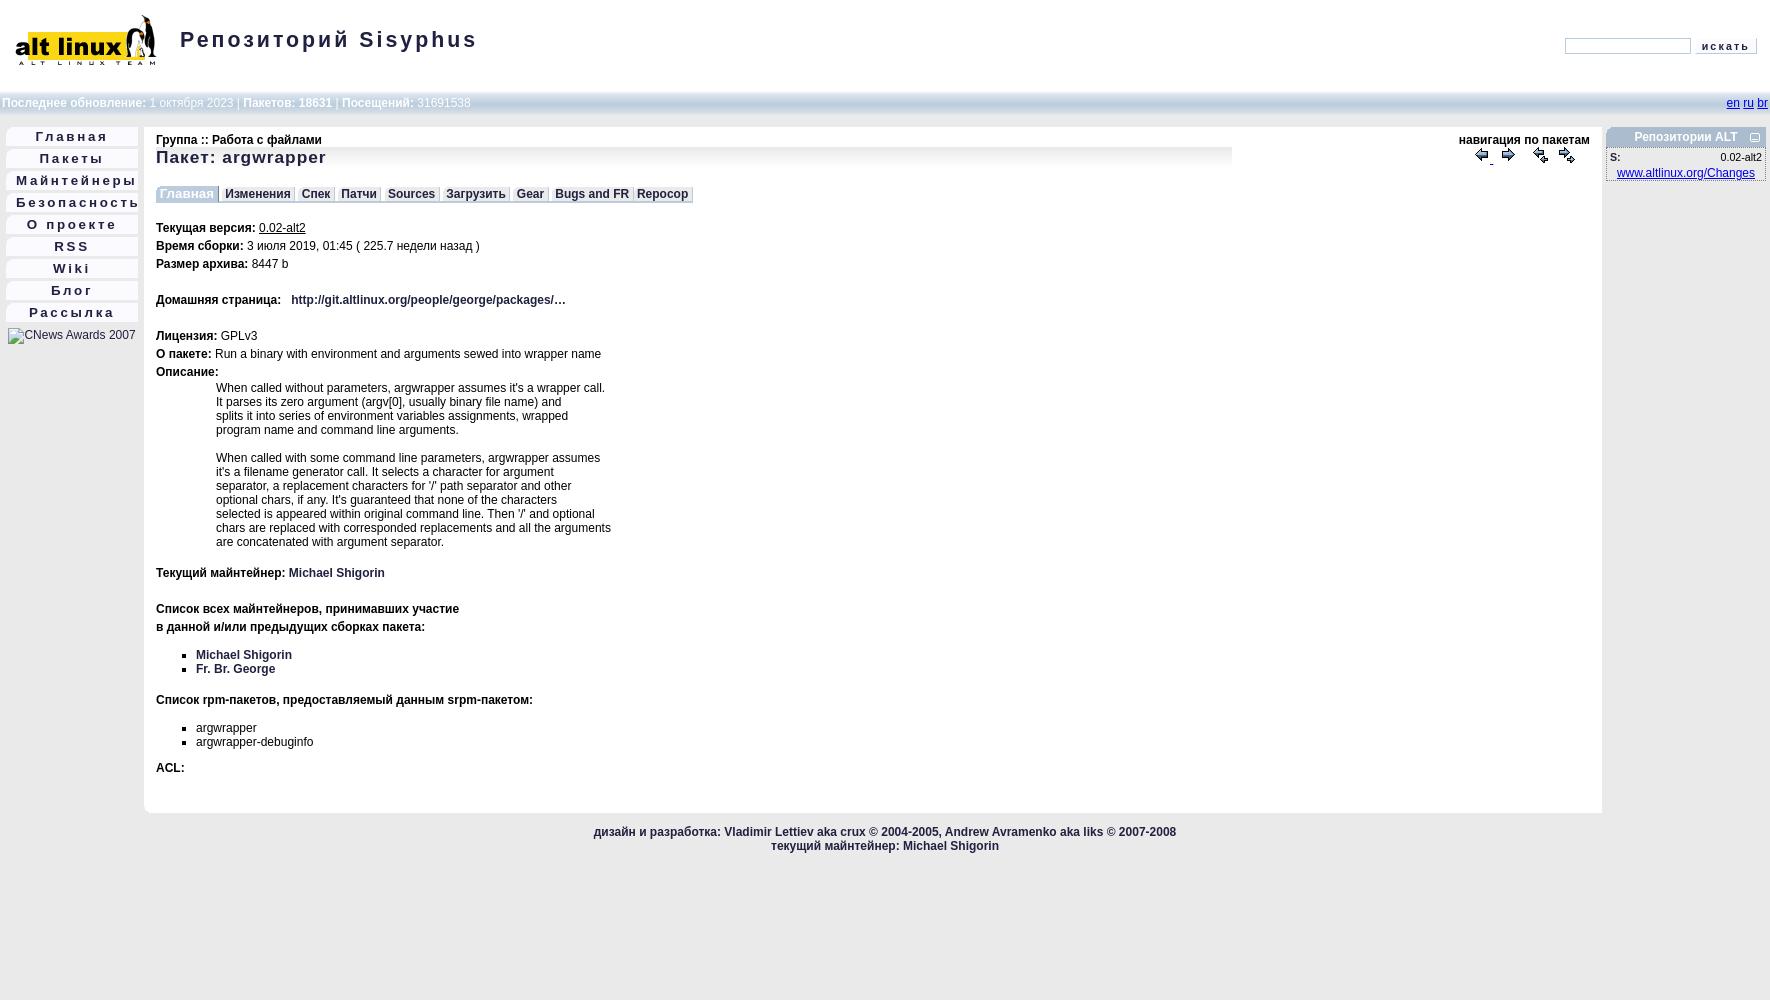 This screenshot has width=1770, height=1000. I want to click on '31691538', so click(440, 102).